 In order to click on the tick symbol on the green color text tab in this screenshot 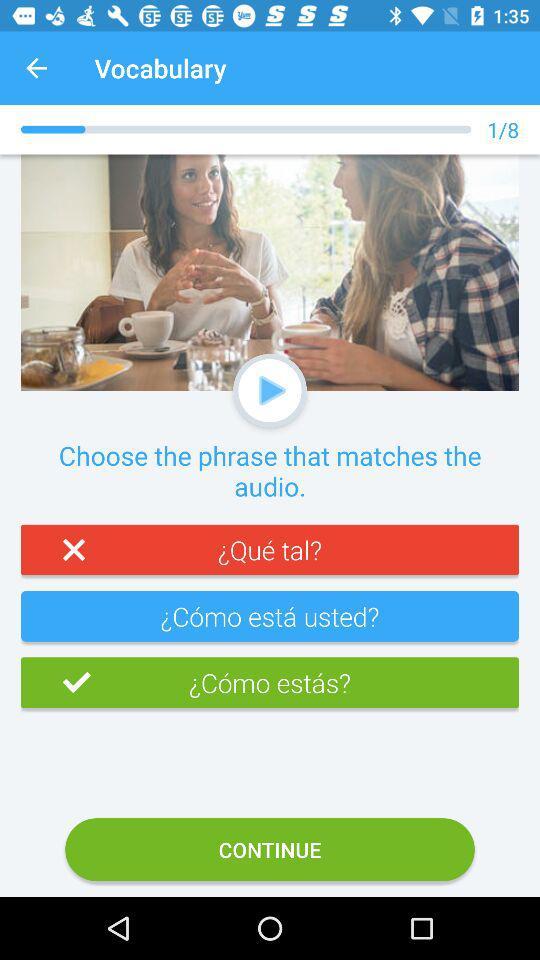, I will do `click(55, 682)`.